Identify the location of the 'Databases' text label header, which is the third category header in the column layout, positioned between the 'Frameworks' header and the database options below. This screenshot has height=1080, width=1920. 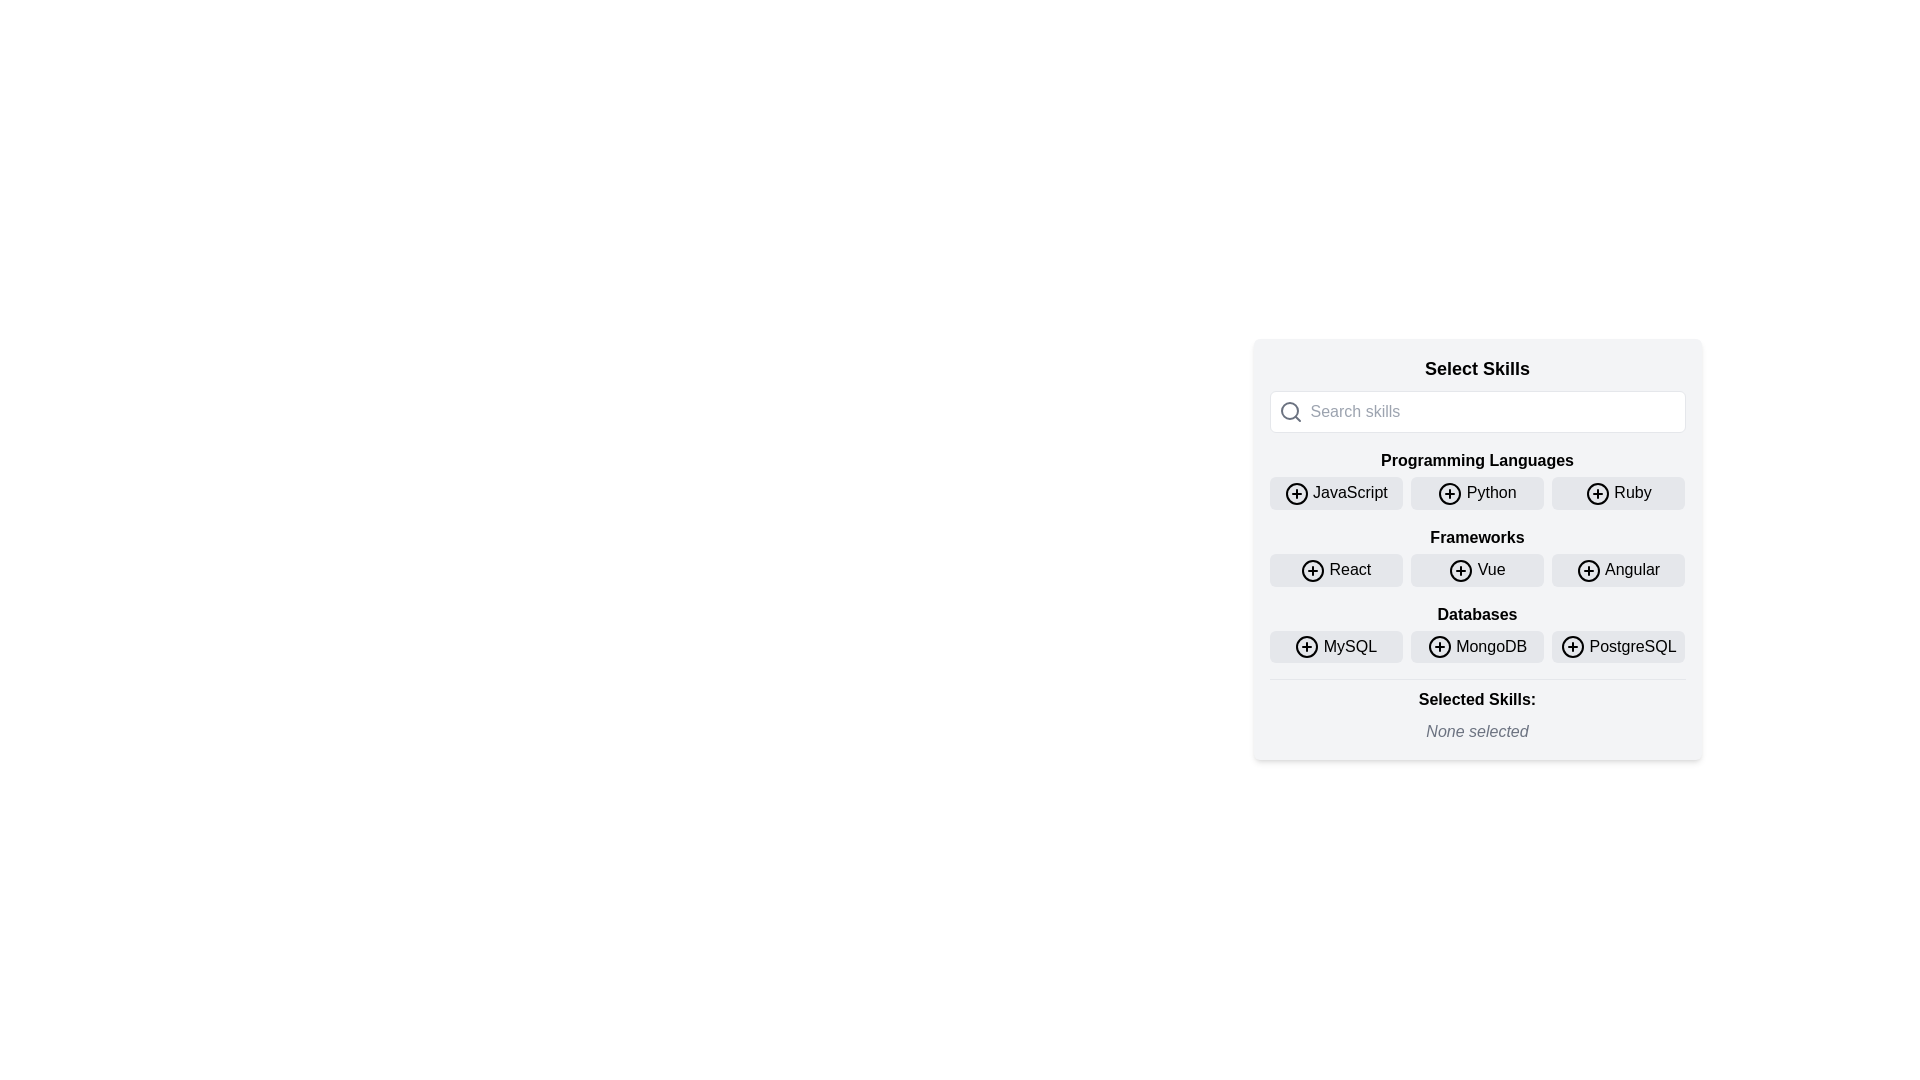
(1477, 613).